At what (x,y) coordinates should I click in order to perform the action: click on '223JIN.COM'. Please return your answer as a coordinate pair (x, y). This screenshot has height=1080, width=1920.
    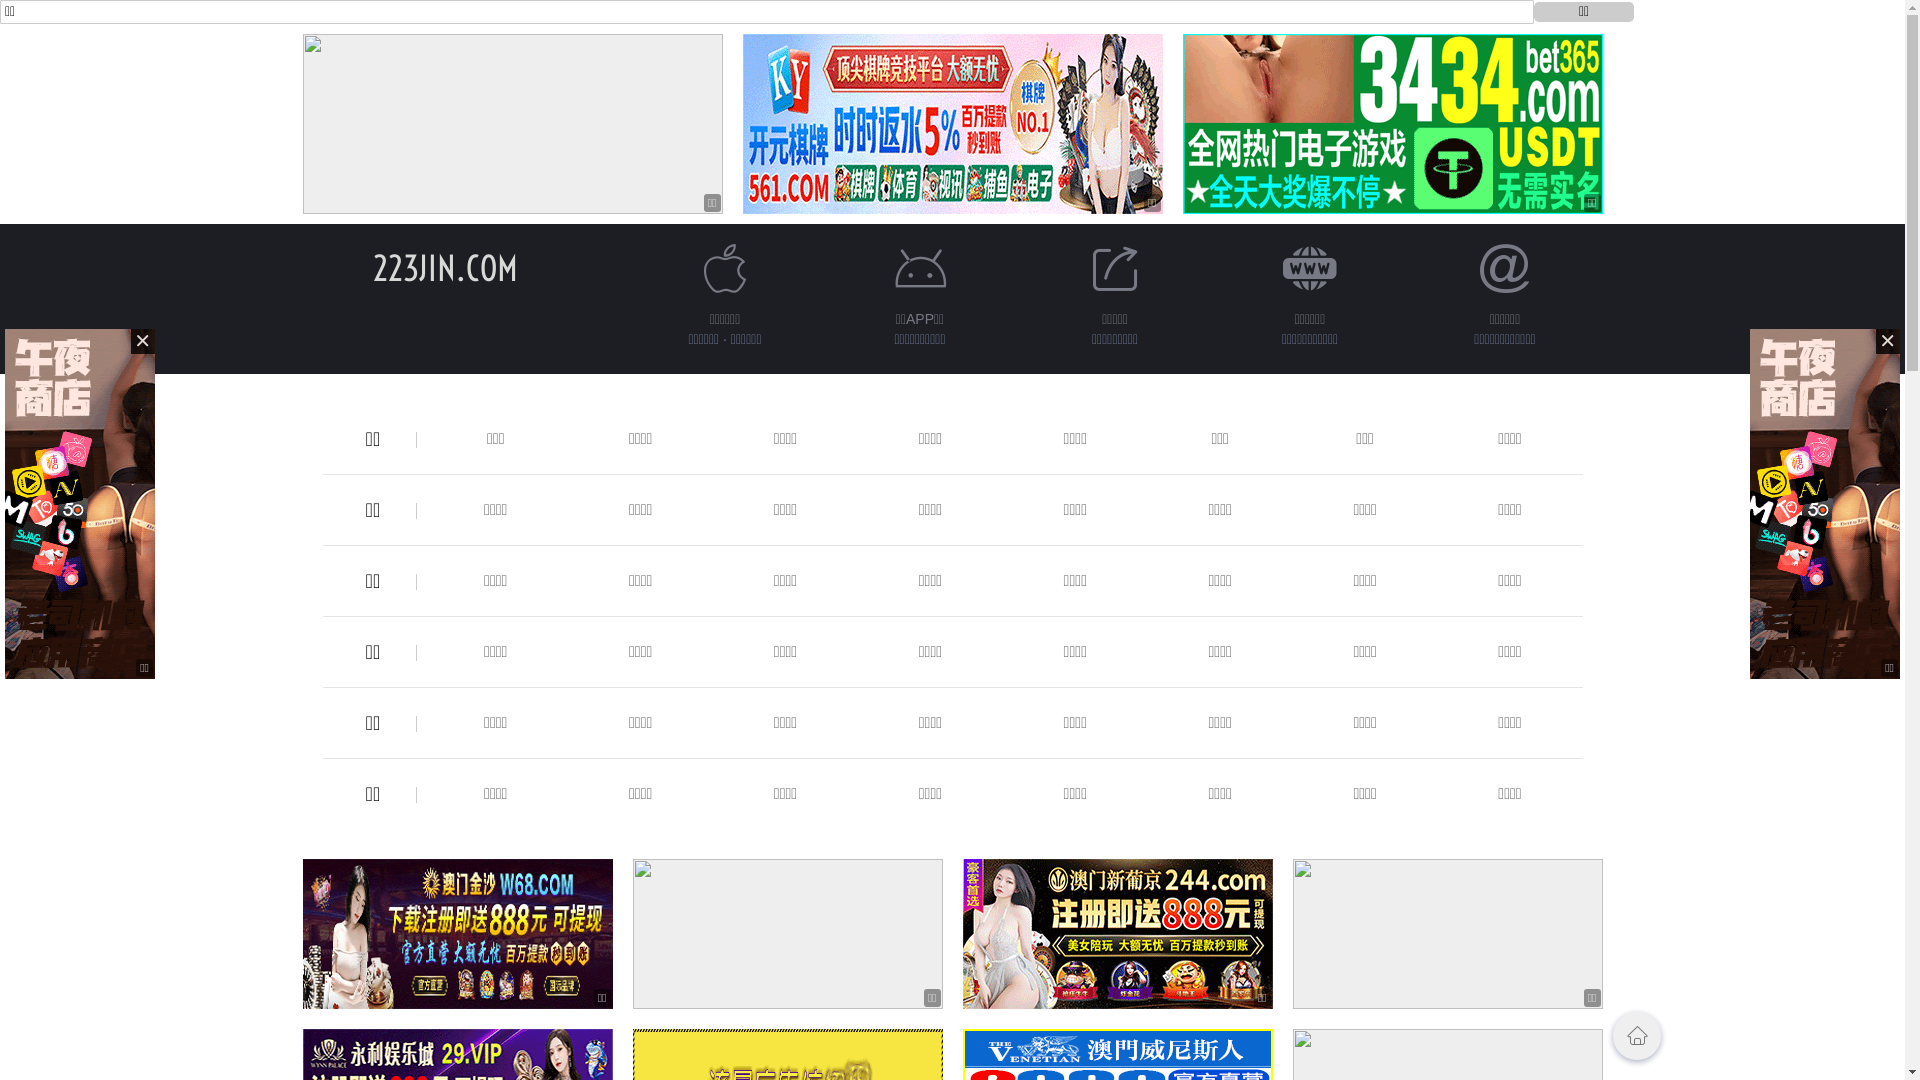
    Looking at the image, I should click on (444, 267).